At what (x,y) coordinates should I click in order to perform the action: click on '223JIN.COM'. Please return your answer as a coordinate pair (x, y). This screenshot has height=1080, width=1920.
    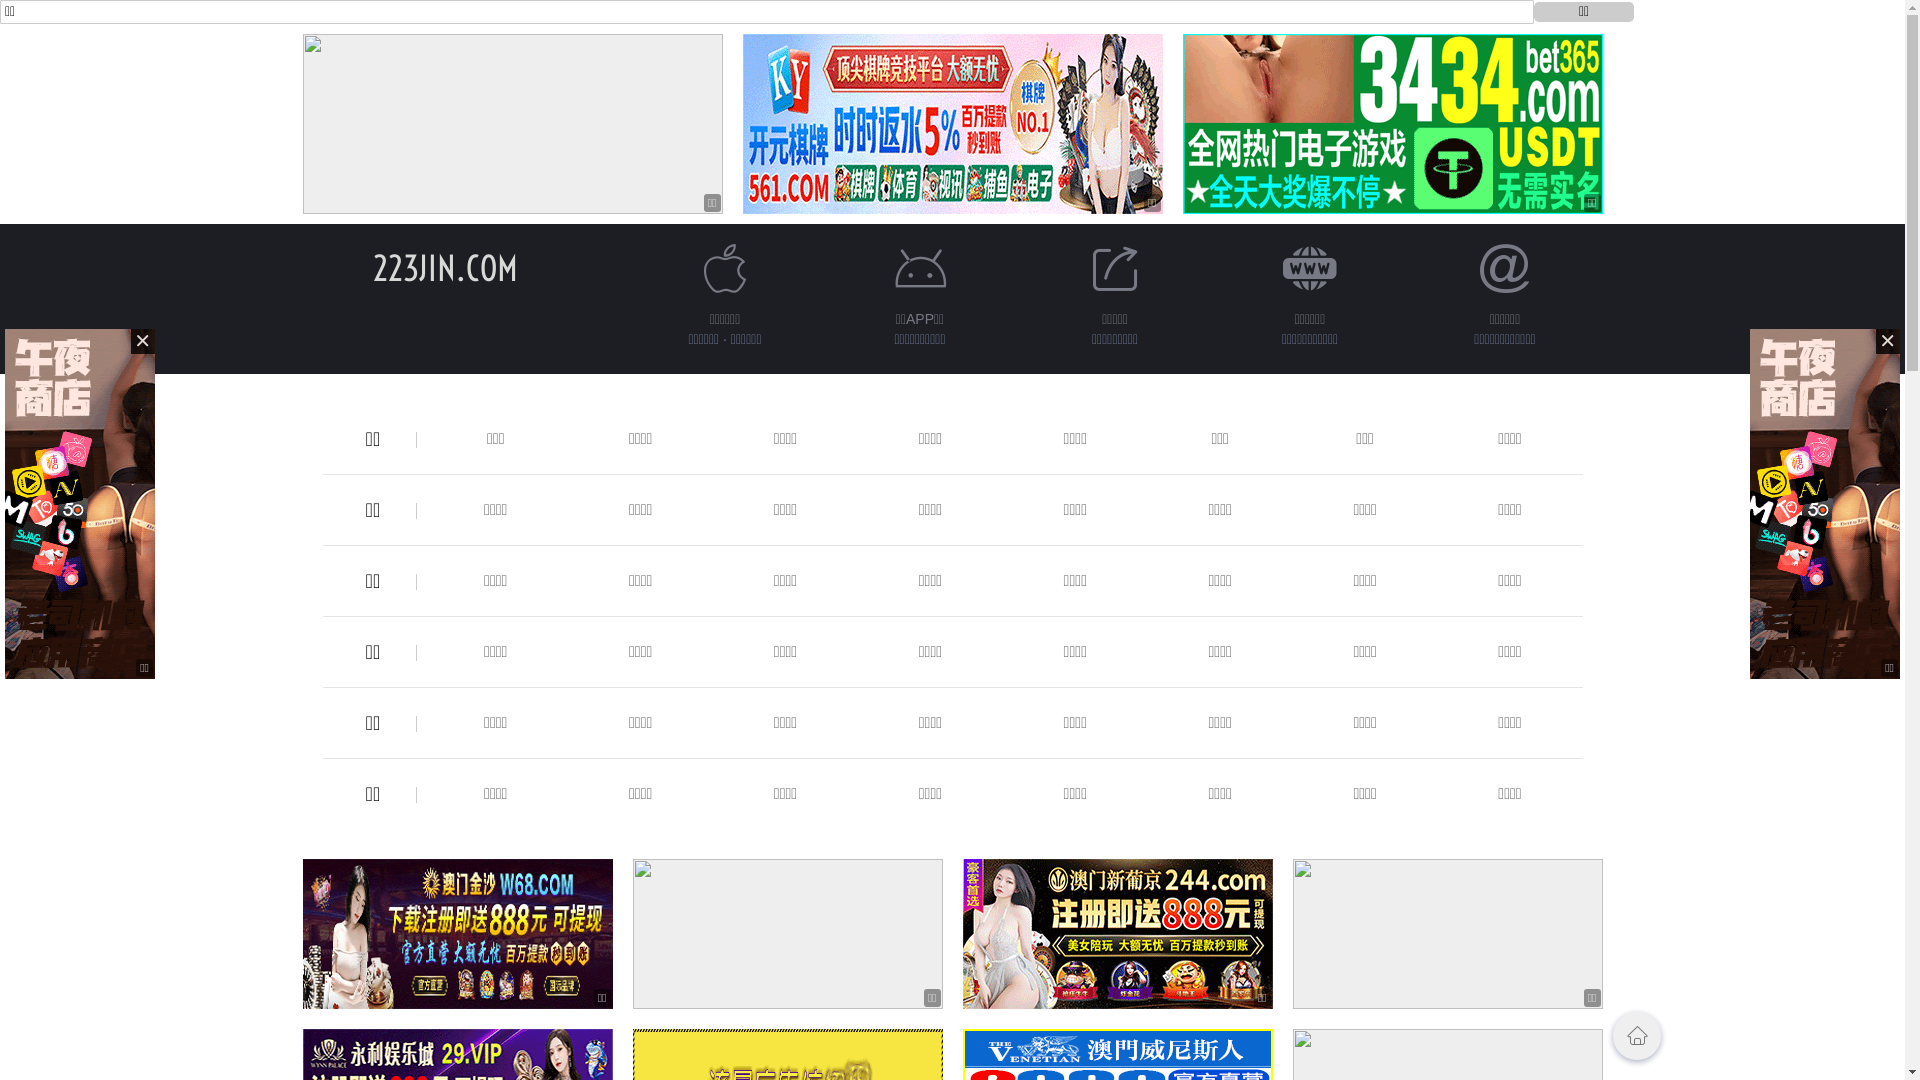
    Looking at the image, I should click on (444, 267).